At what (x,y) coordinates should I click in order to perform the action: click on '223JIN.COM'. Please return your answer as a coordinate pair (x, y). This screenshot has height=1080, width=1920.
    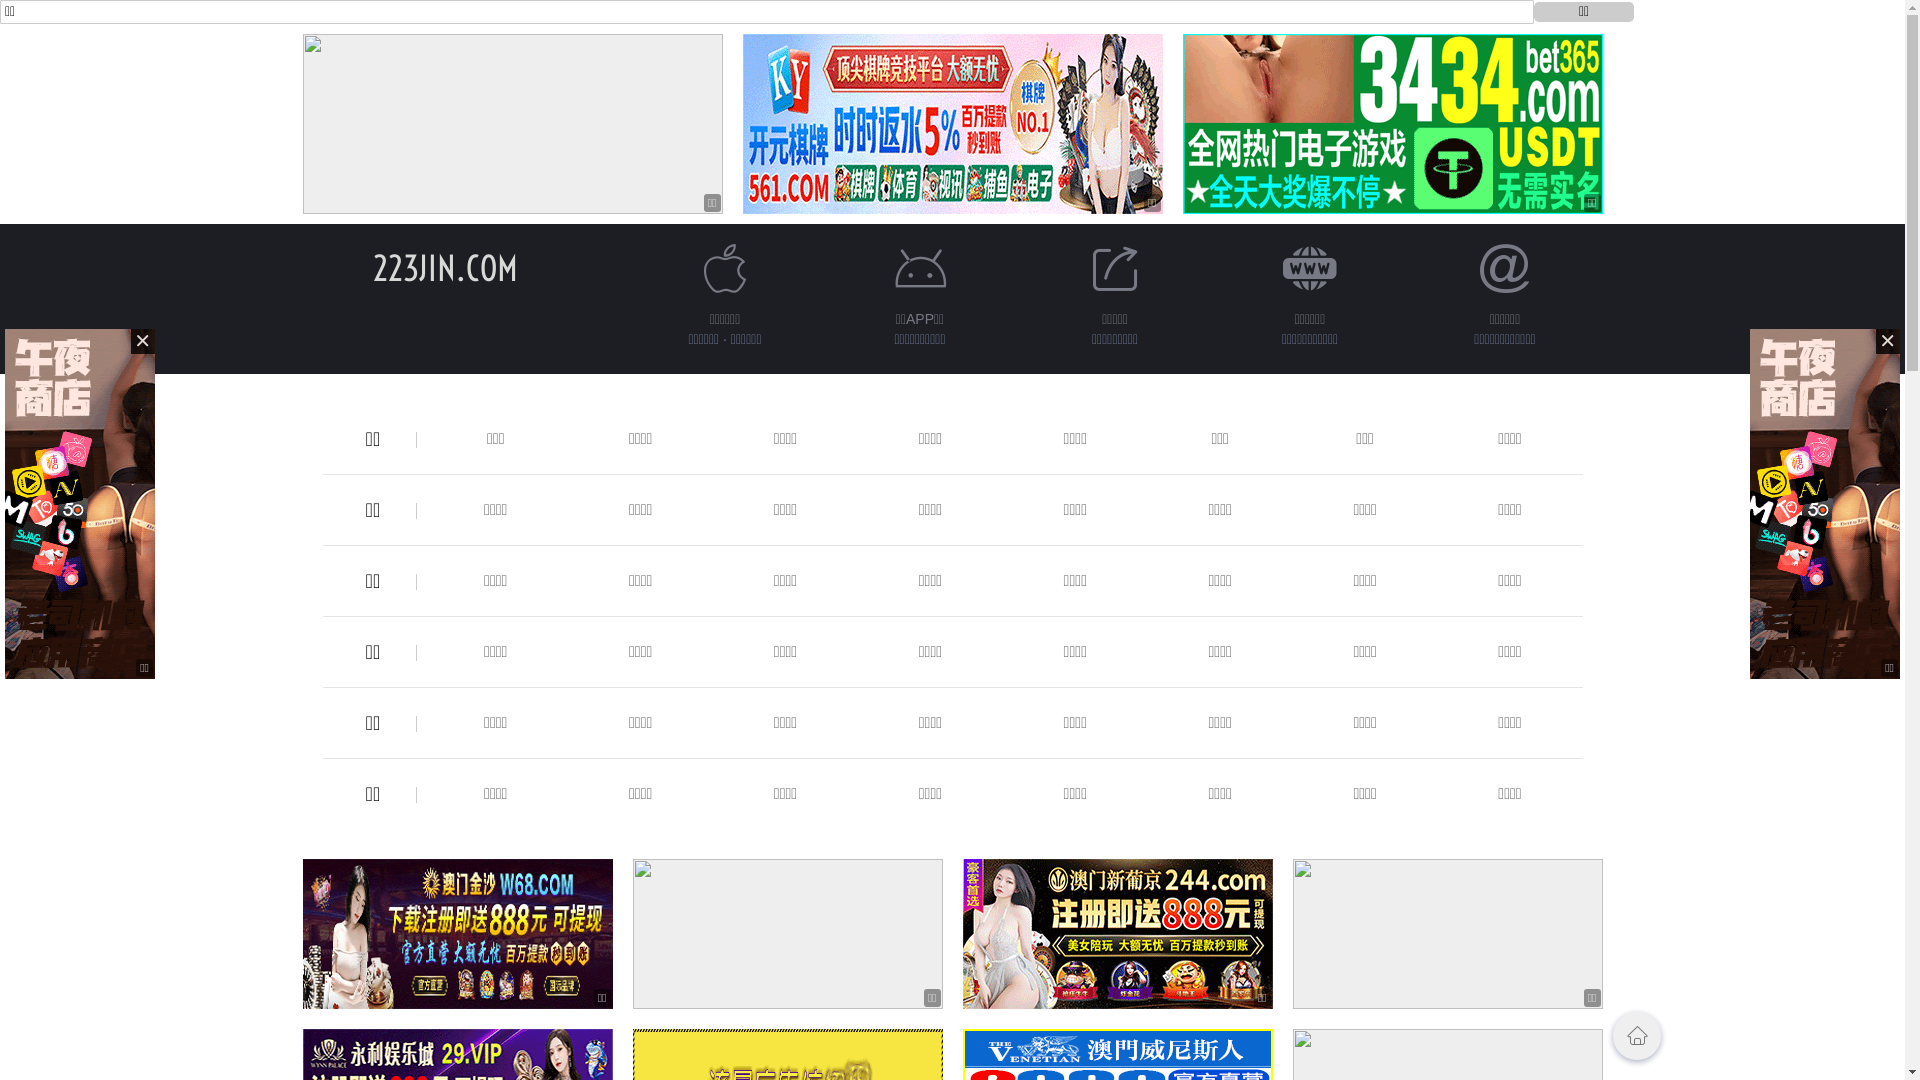
    Looking at the image, I should click on (444, 267).